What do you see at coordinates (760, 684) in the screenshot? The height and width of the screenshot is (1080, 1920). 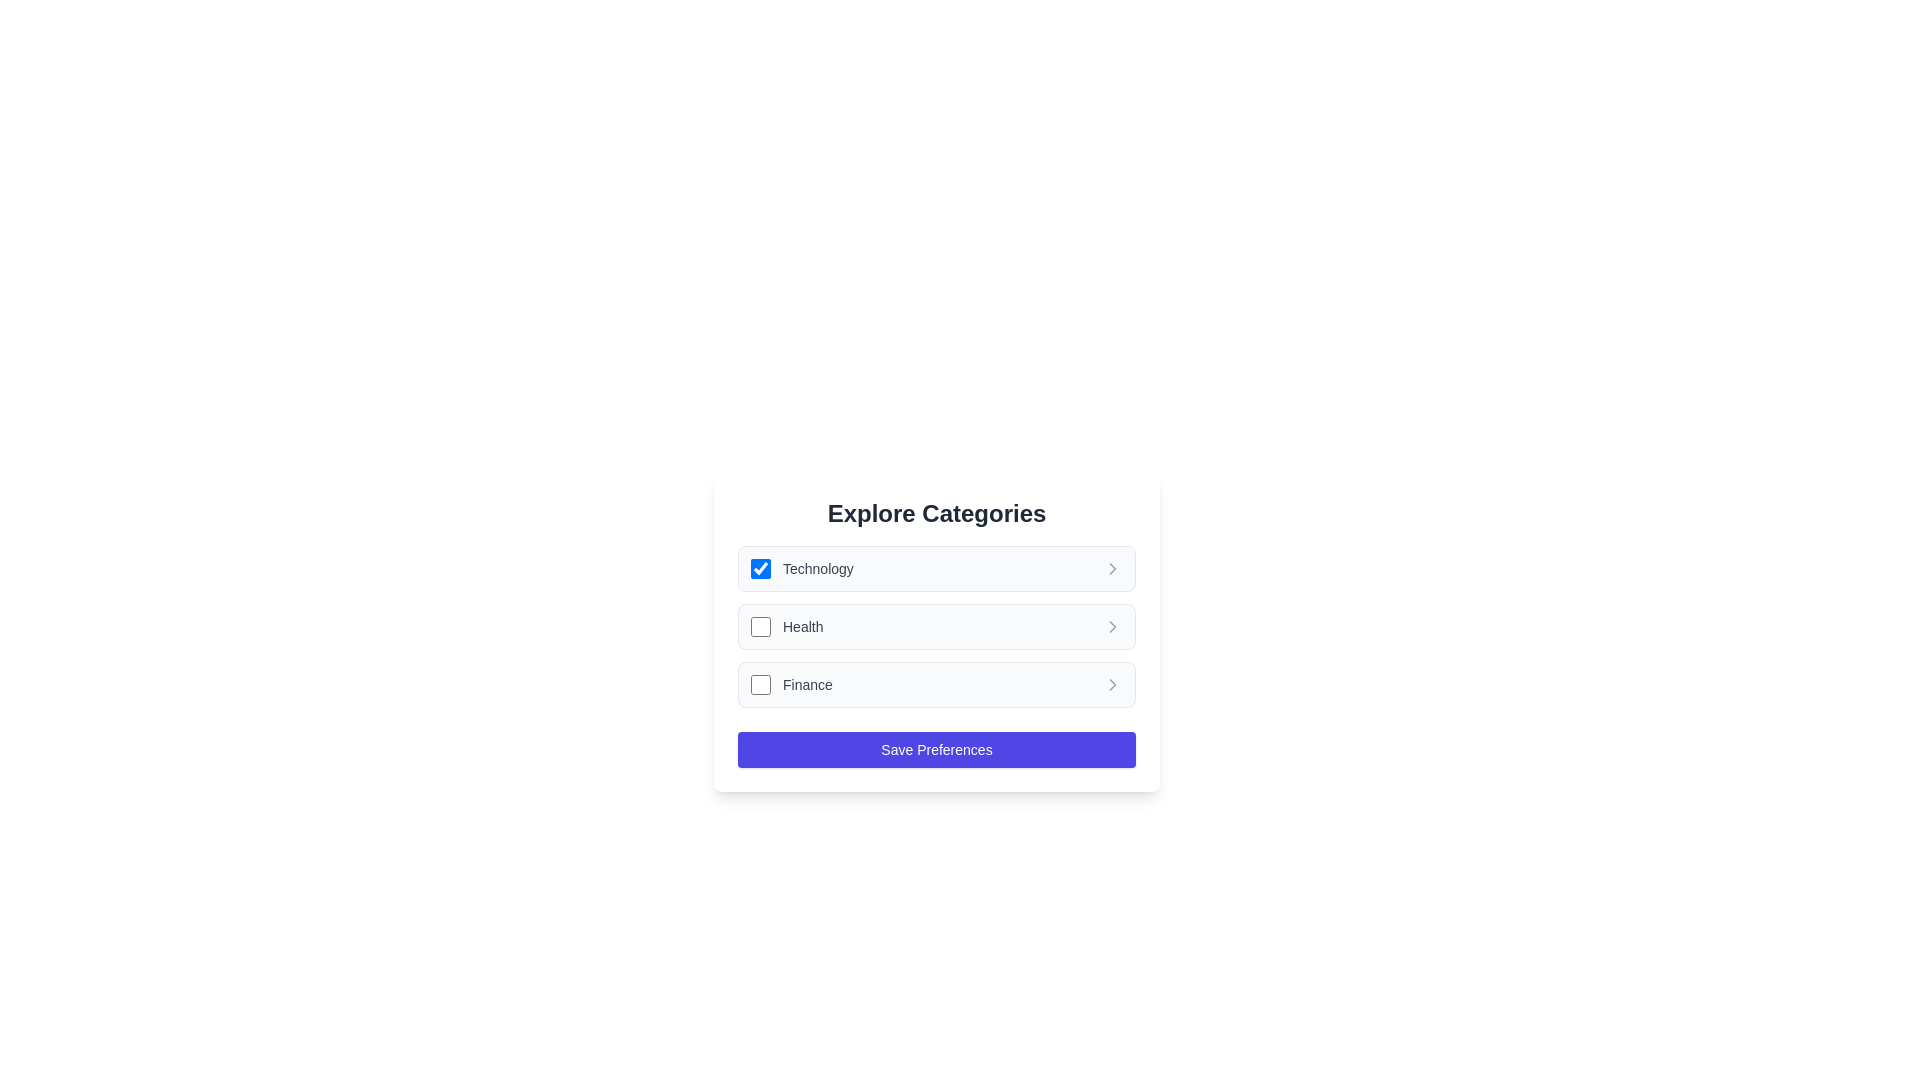 I see `the checkbox for the 'Finance' category to toggle its state` at bounding box center [760, 684].